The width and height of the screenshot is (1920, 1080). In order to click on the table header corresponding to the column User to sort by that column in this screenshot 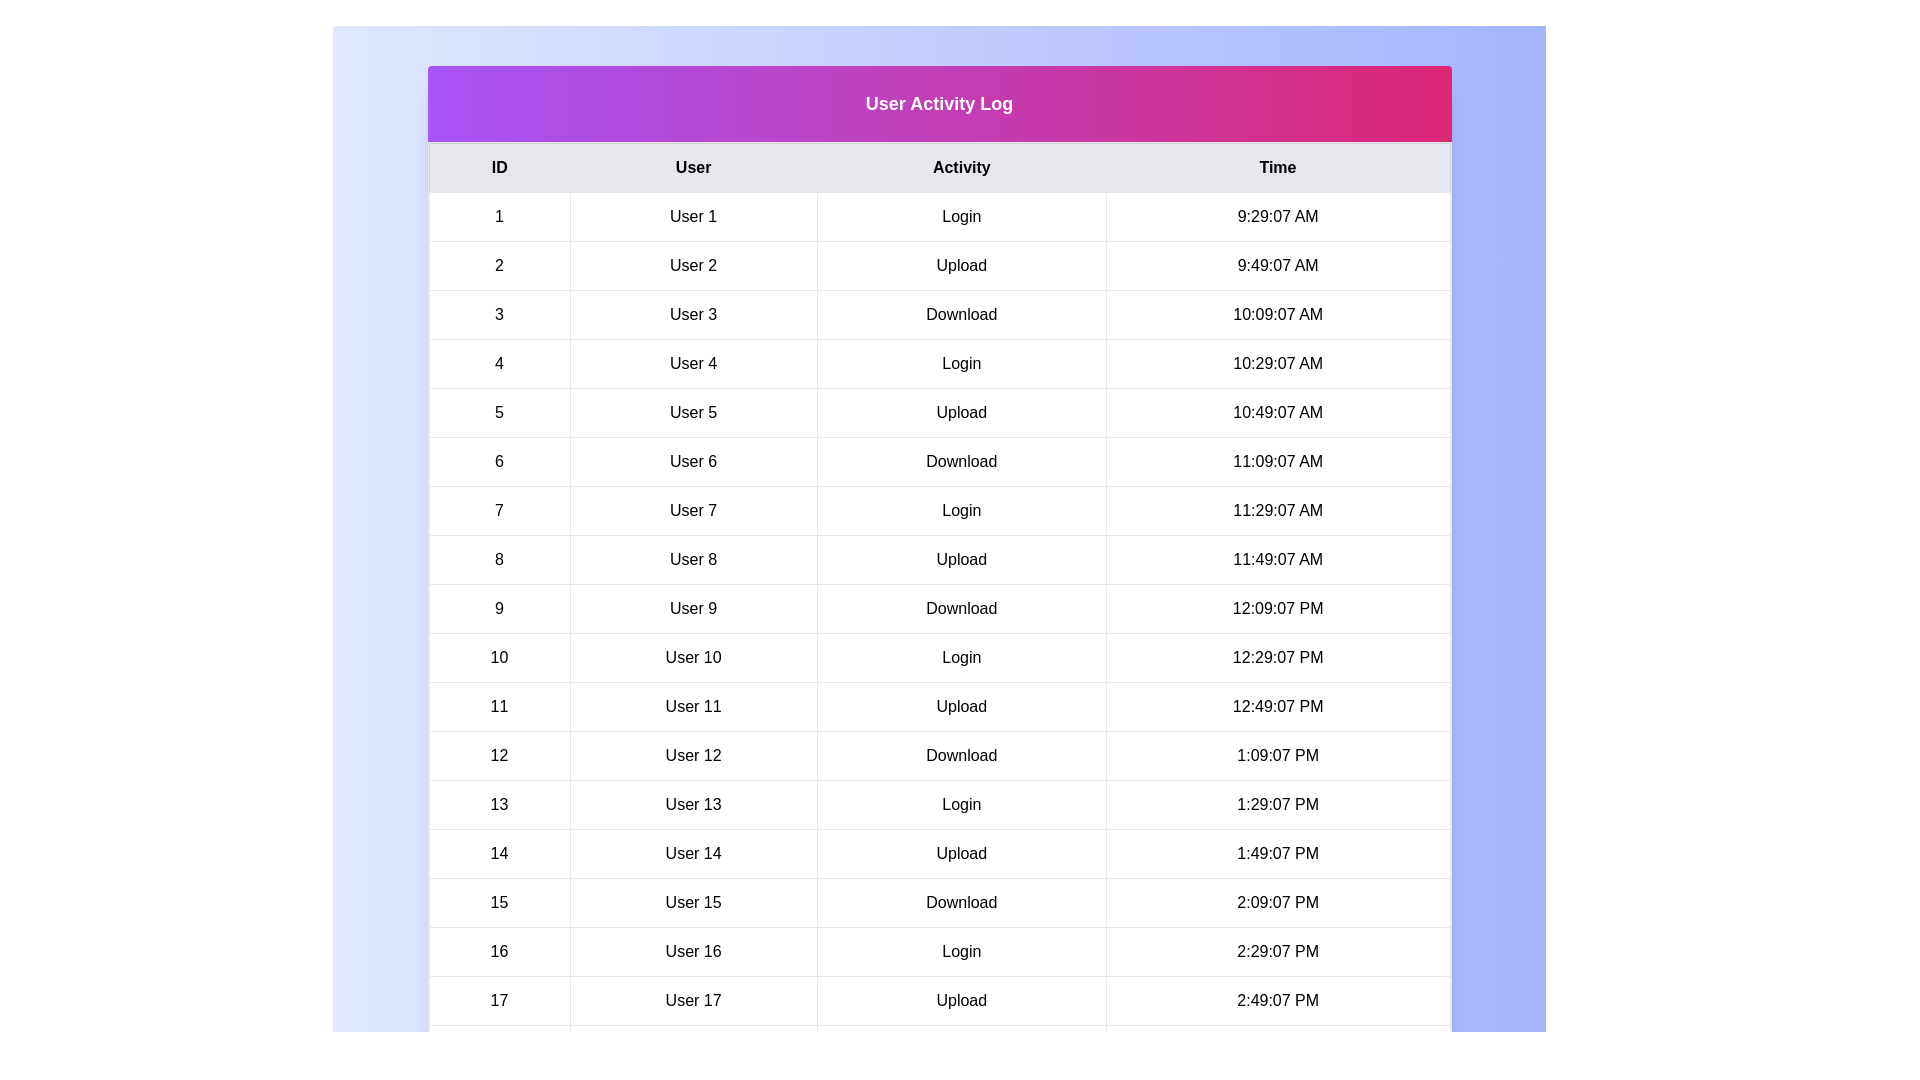, I will do `click(693, 167)`.